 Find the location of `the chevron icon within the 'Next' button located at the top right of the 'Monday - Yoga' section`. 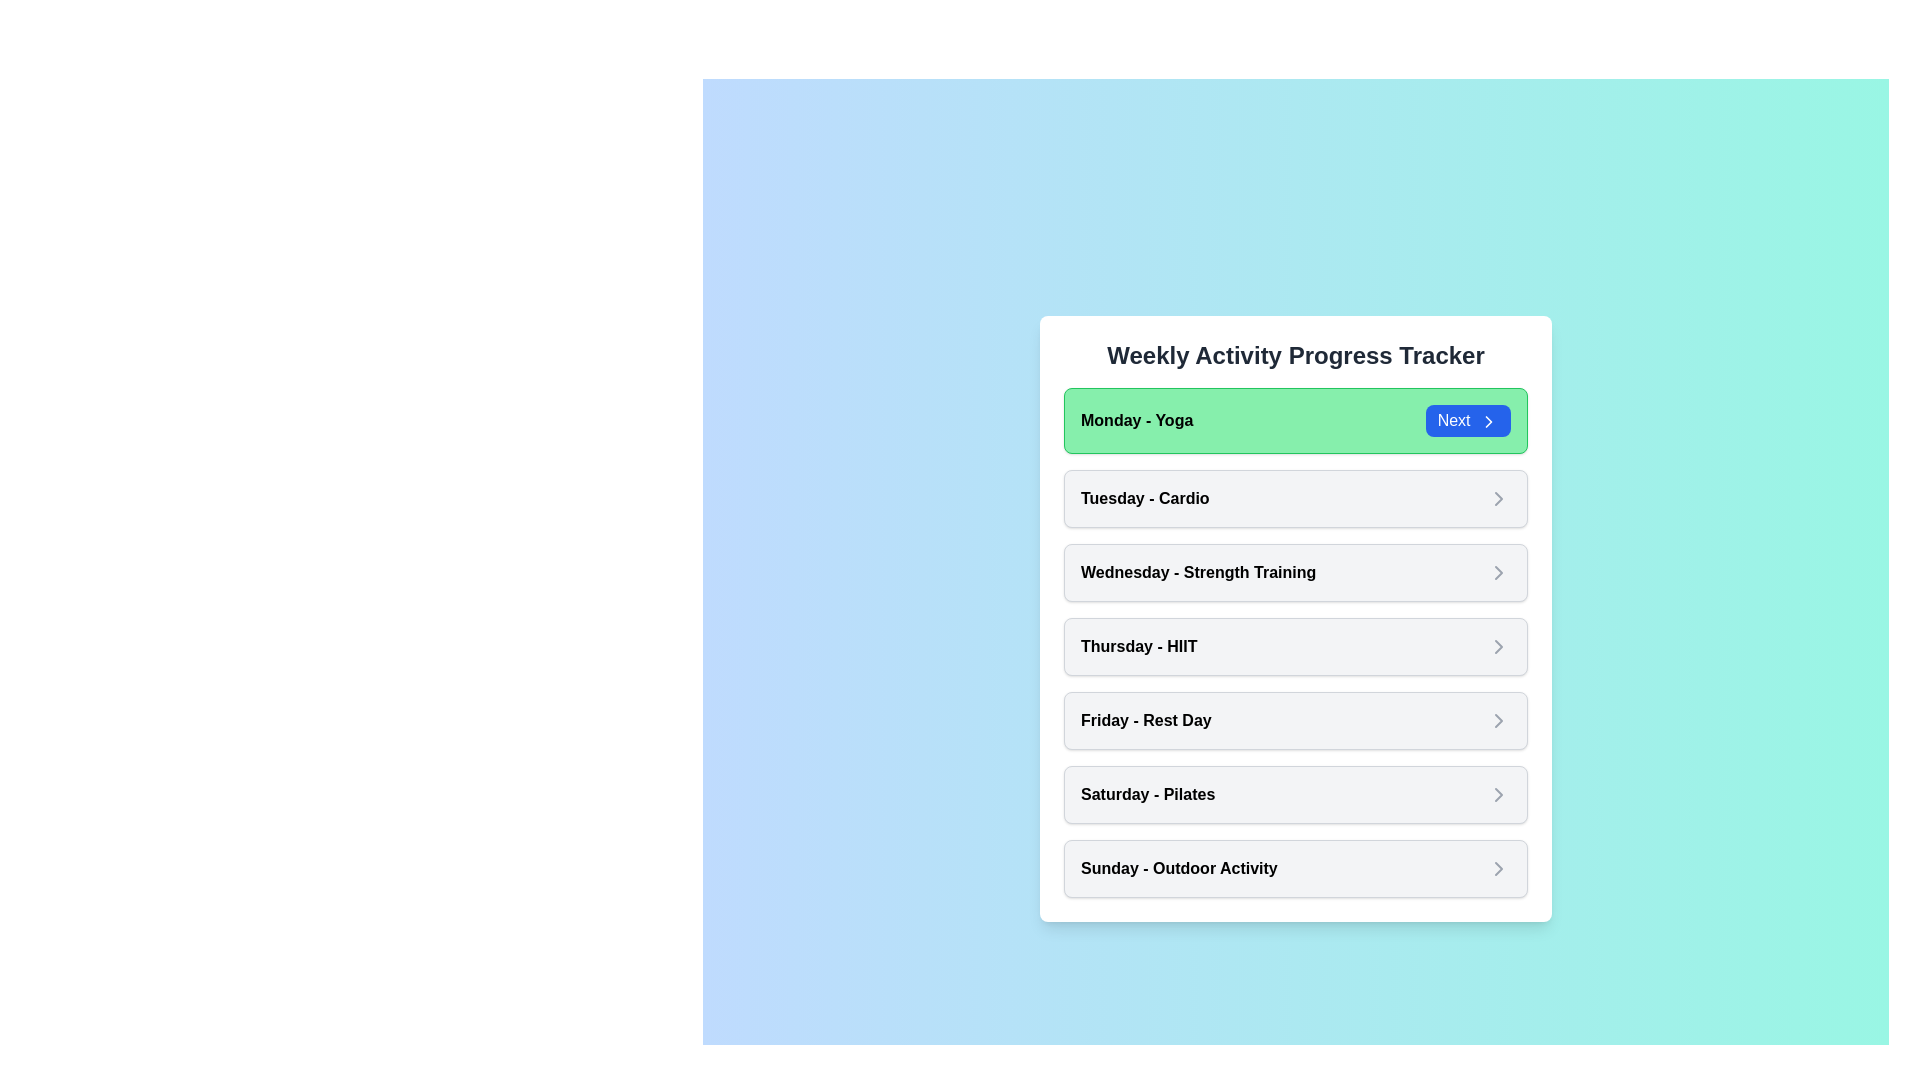

the chevron icon within the 'Next' button located at the top right of the 'Monday - Yoga' section is located at coordinates (1488, 419).